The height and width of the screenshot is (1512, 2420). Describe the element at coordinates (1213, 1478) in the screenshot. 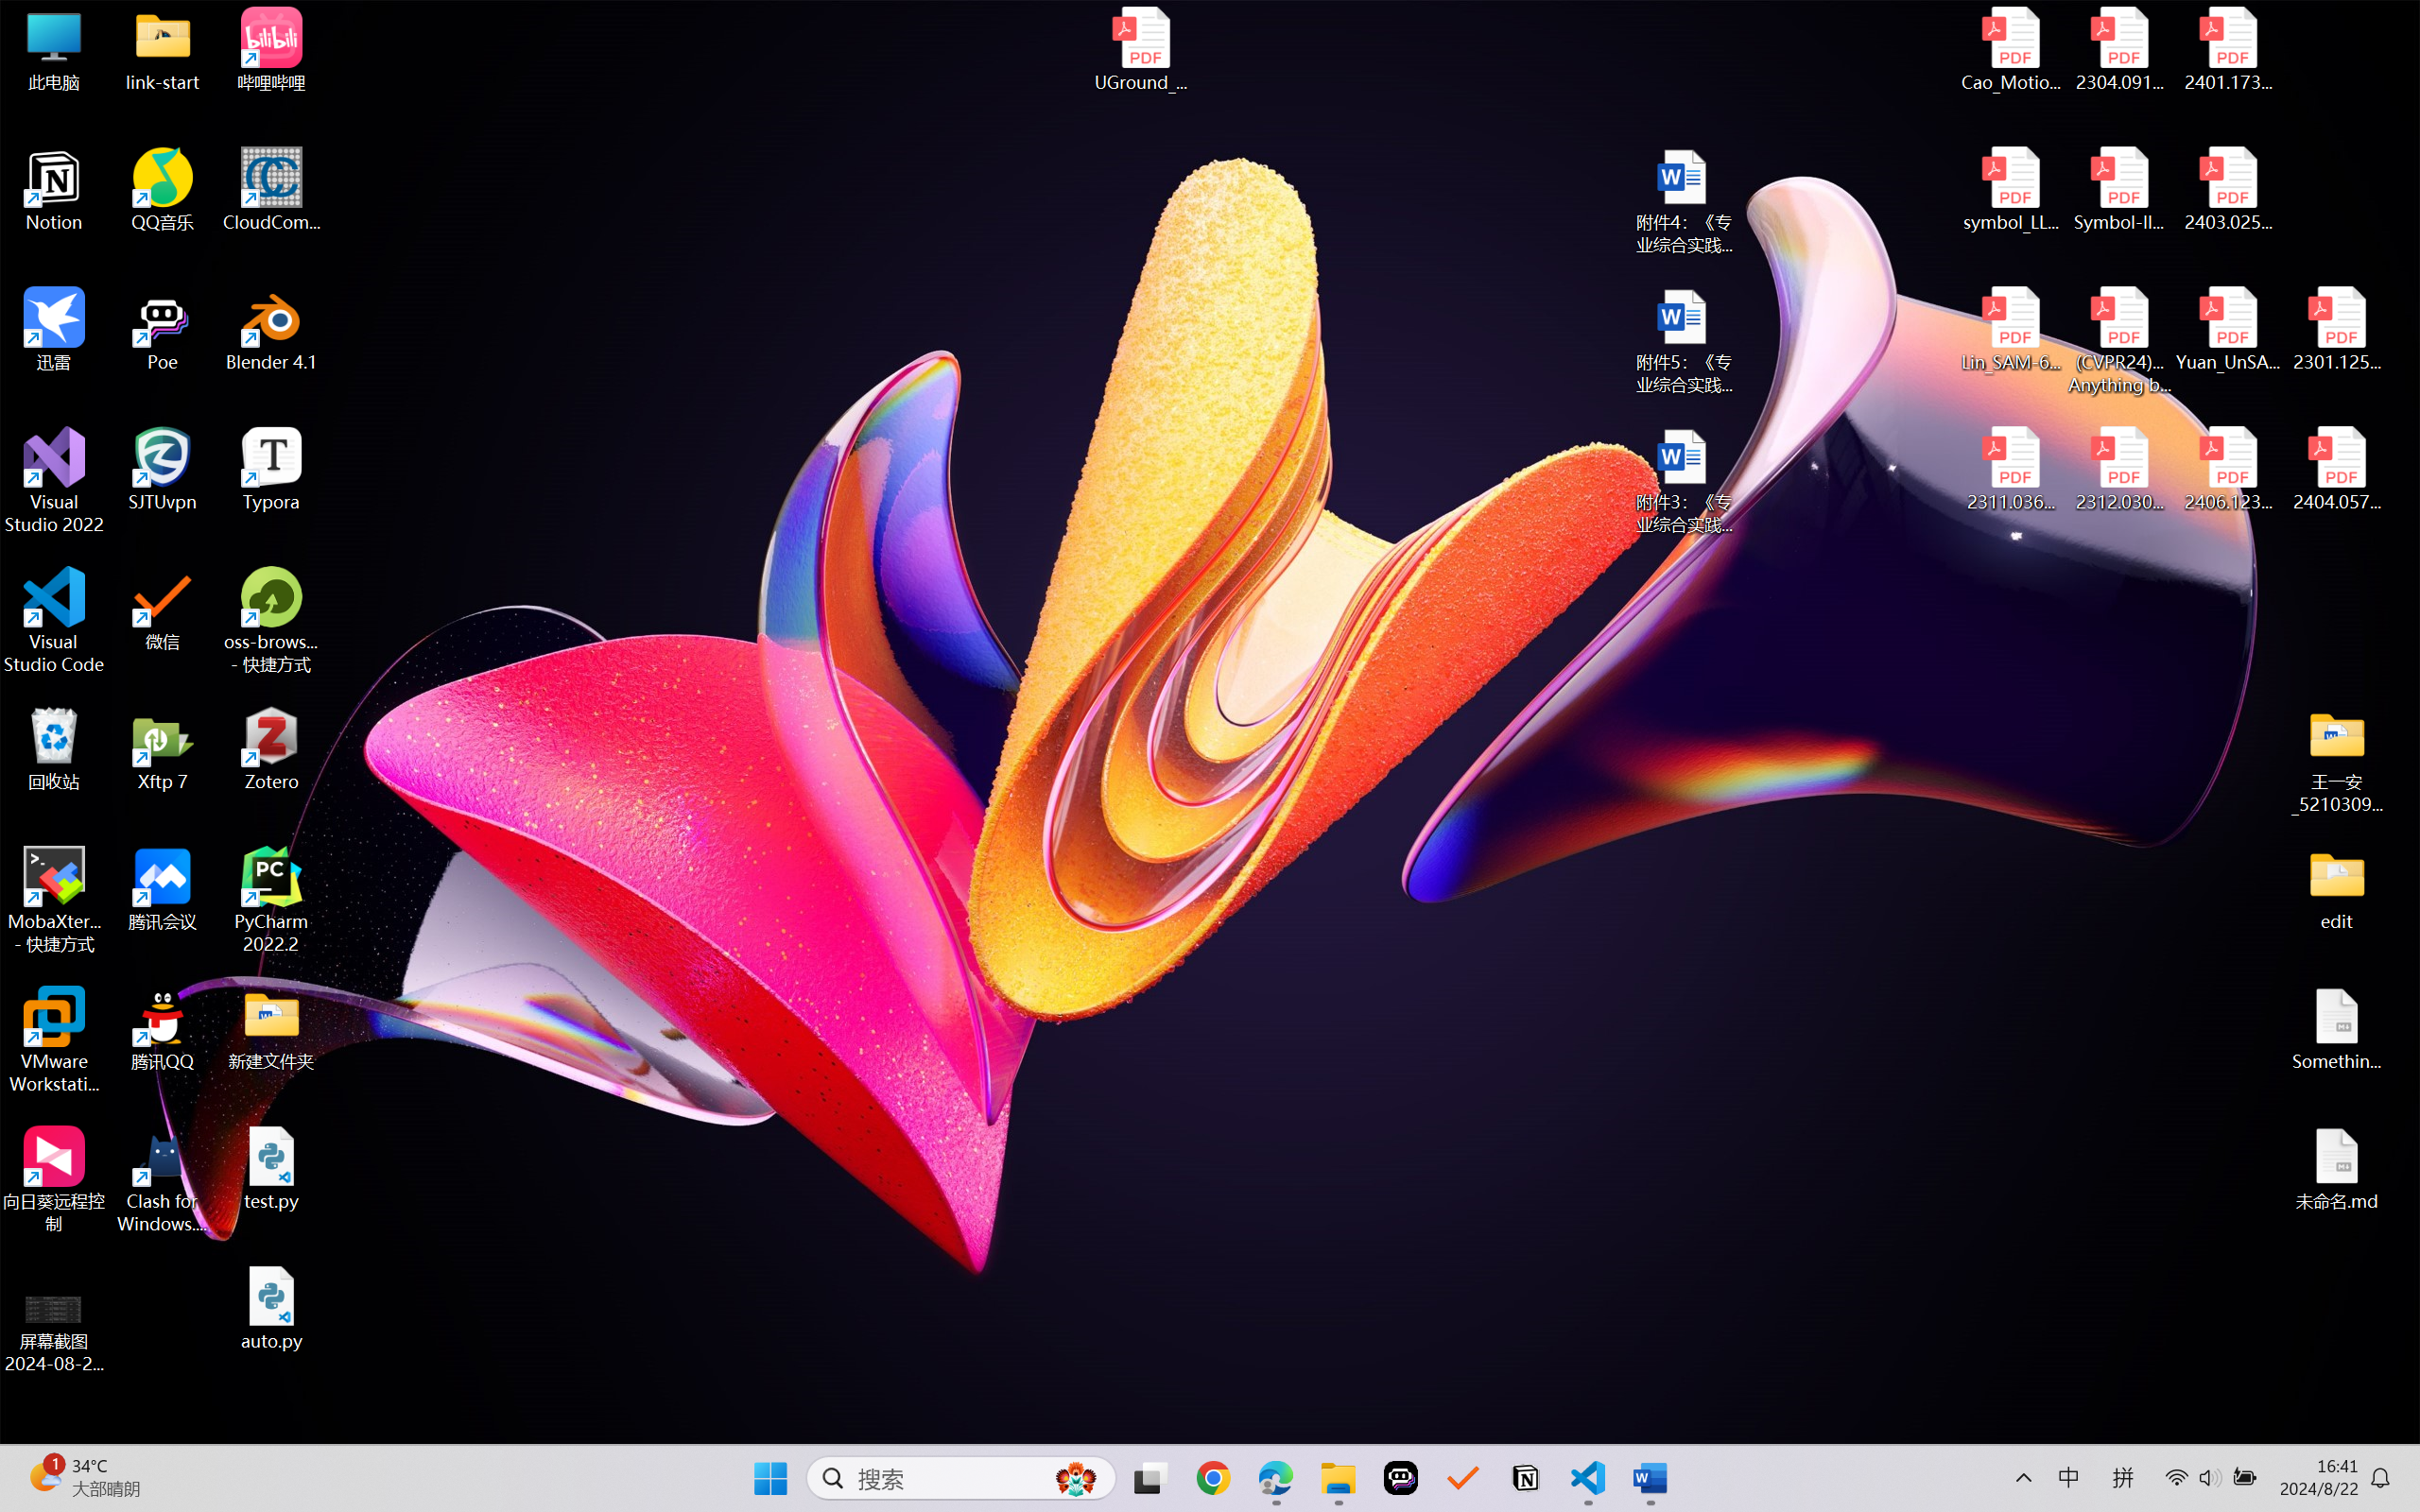

I see `'Google Chrome'` at that location.